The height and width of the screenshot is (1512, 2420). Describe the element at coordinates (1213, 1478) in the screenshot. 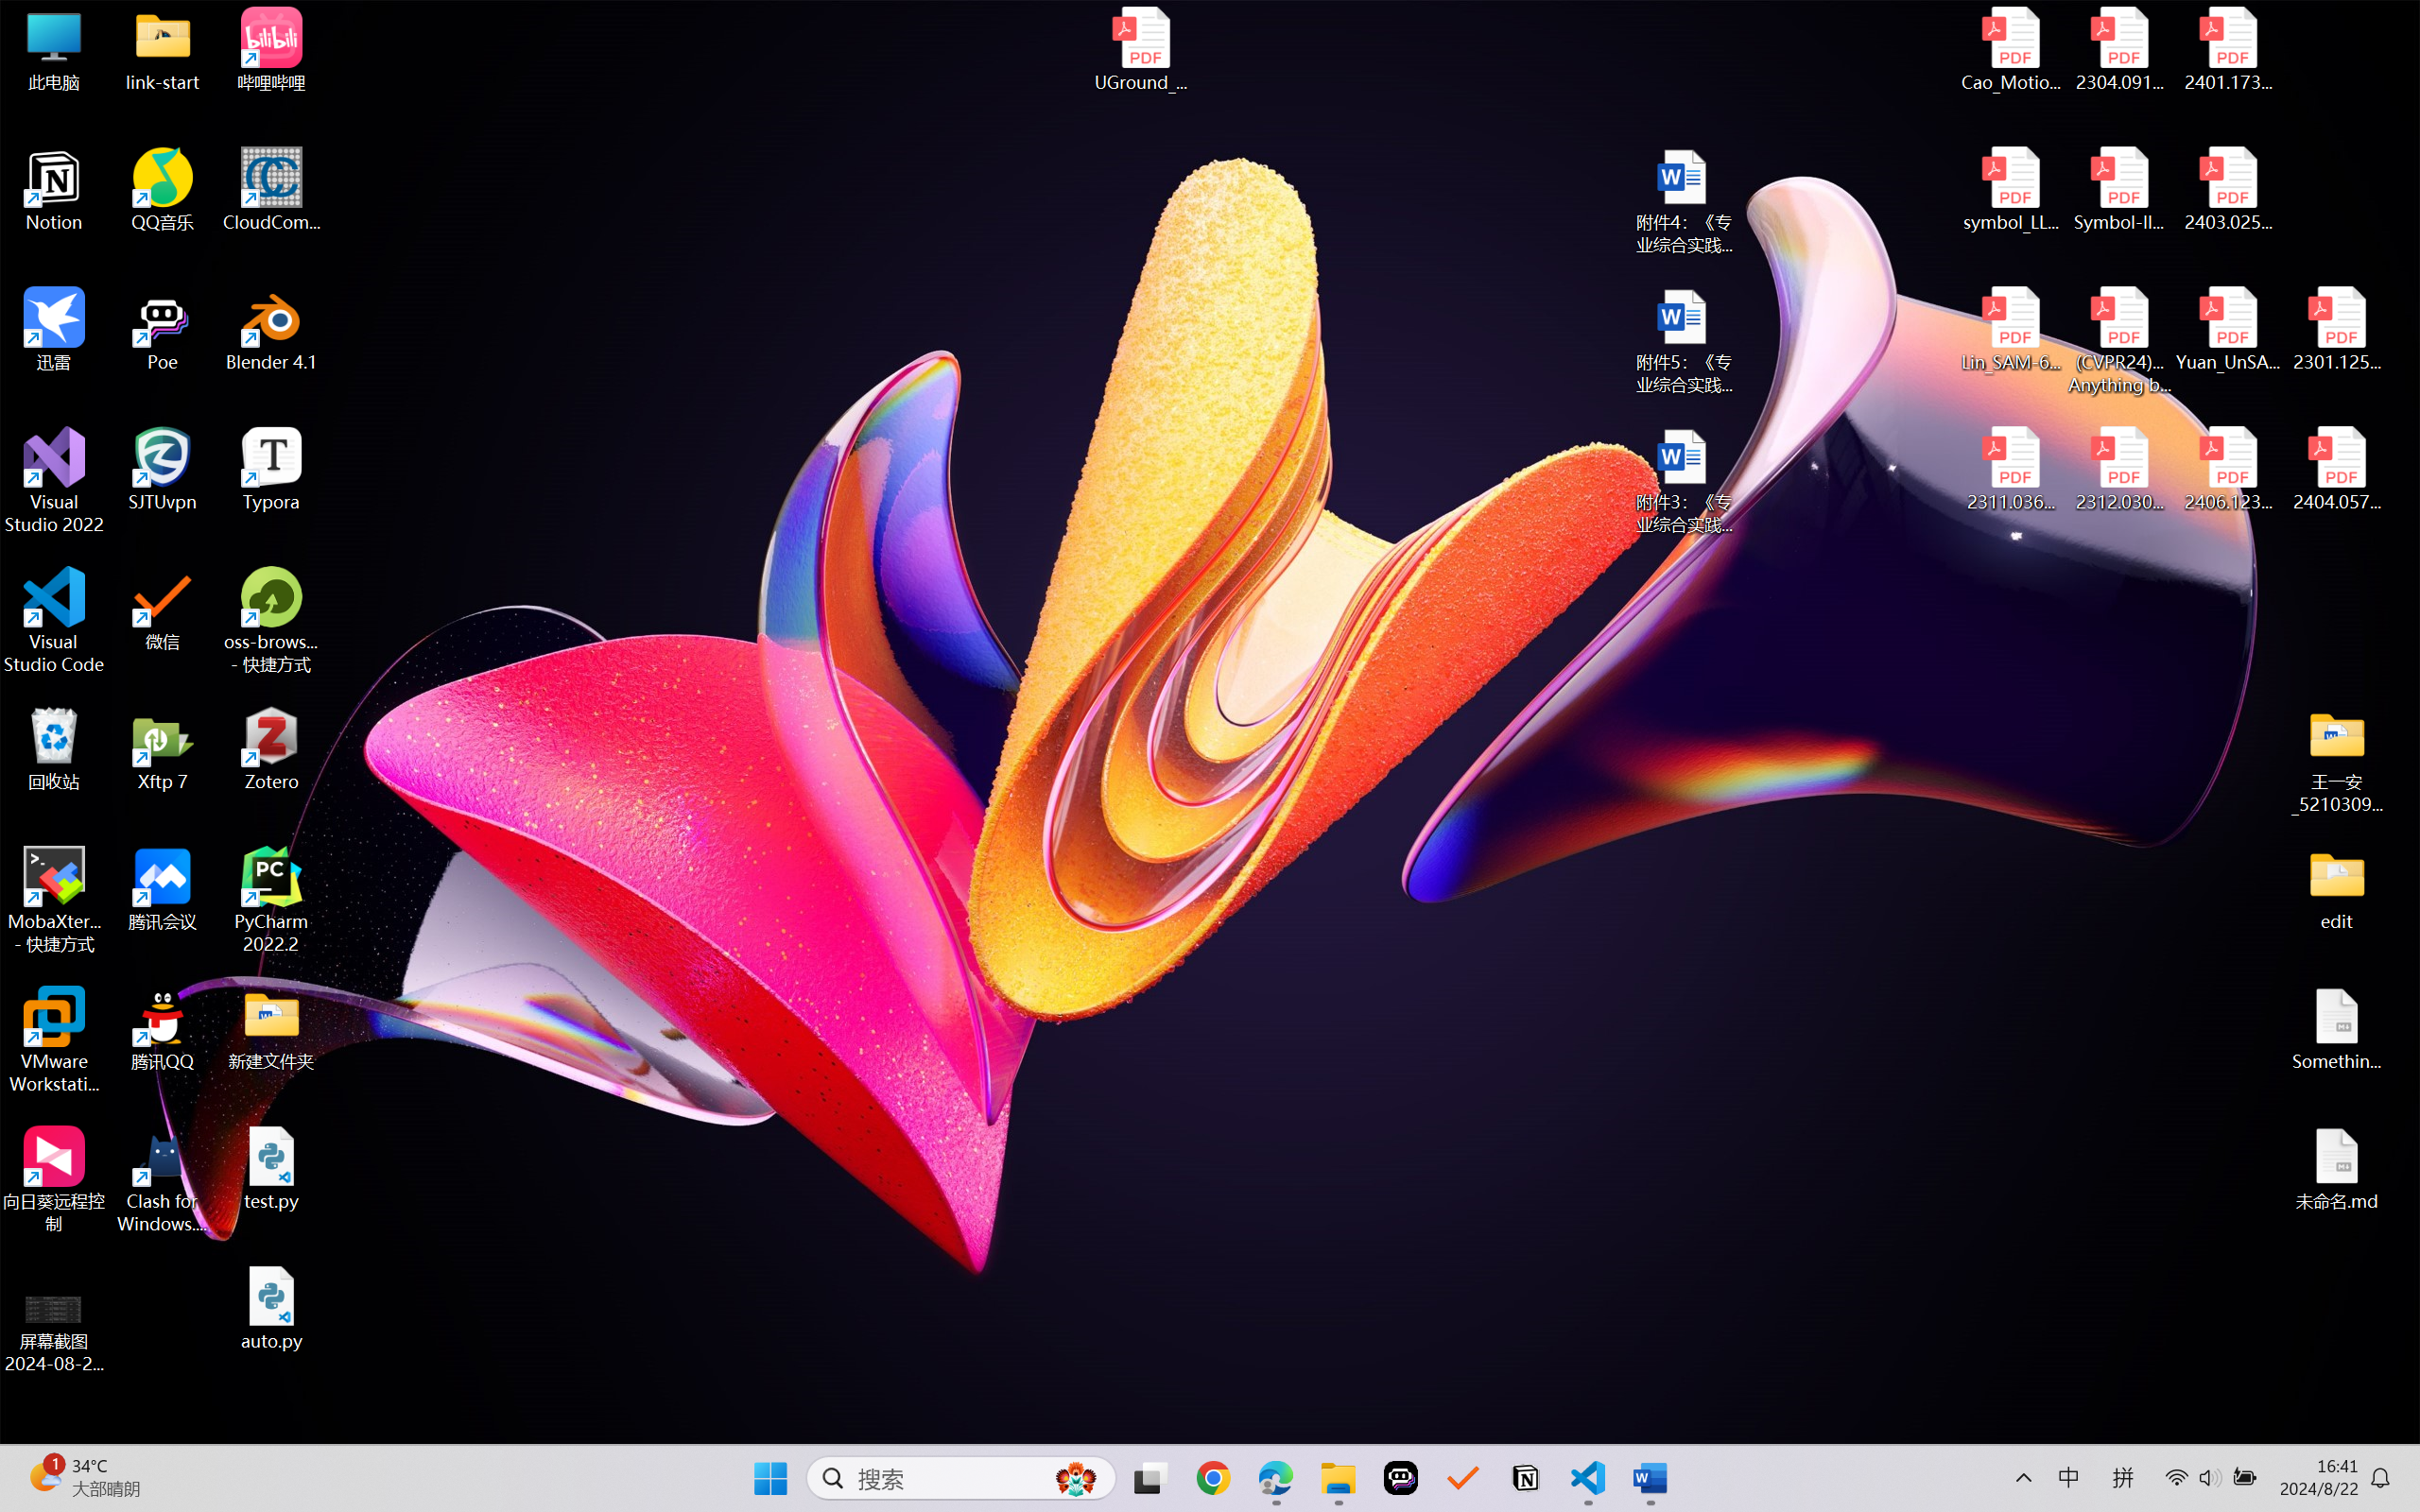

I see `'Google Chrome'` at that location.